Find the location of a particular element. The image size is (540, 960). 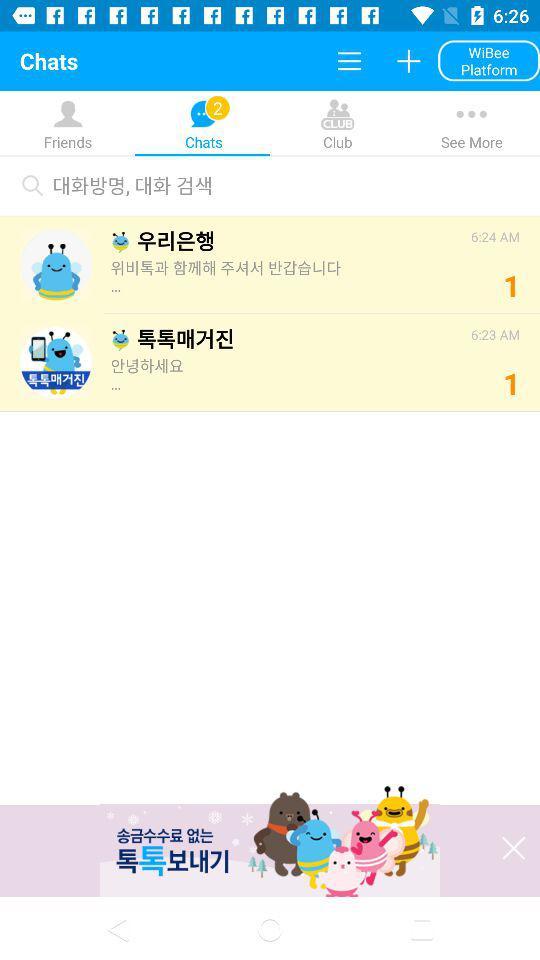

club is located at coordinates (270, 142).